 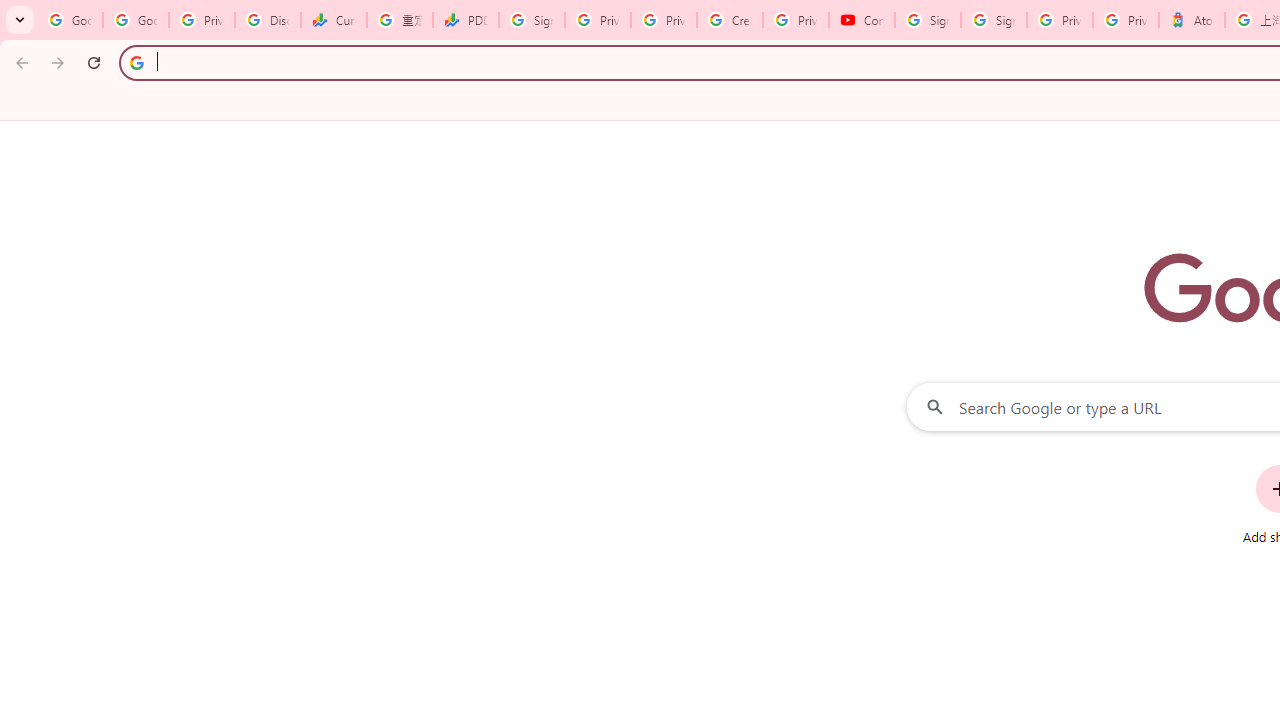 What do you see at coordinates (1191, 20) in the screenshot?
I see `'Atour Hotel - Google hotels'` at bounding box center [1191, 20].